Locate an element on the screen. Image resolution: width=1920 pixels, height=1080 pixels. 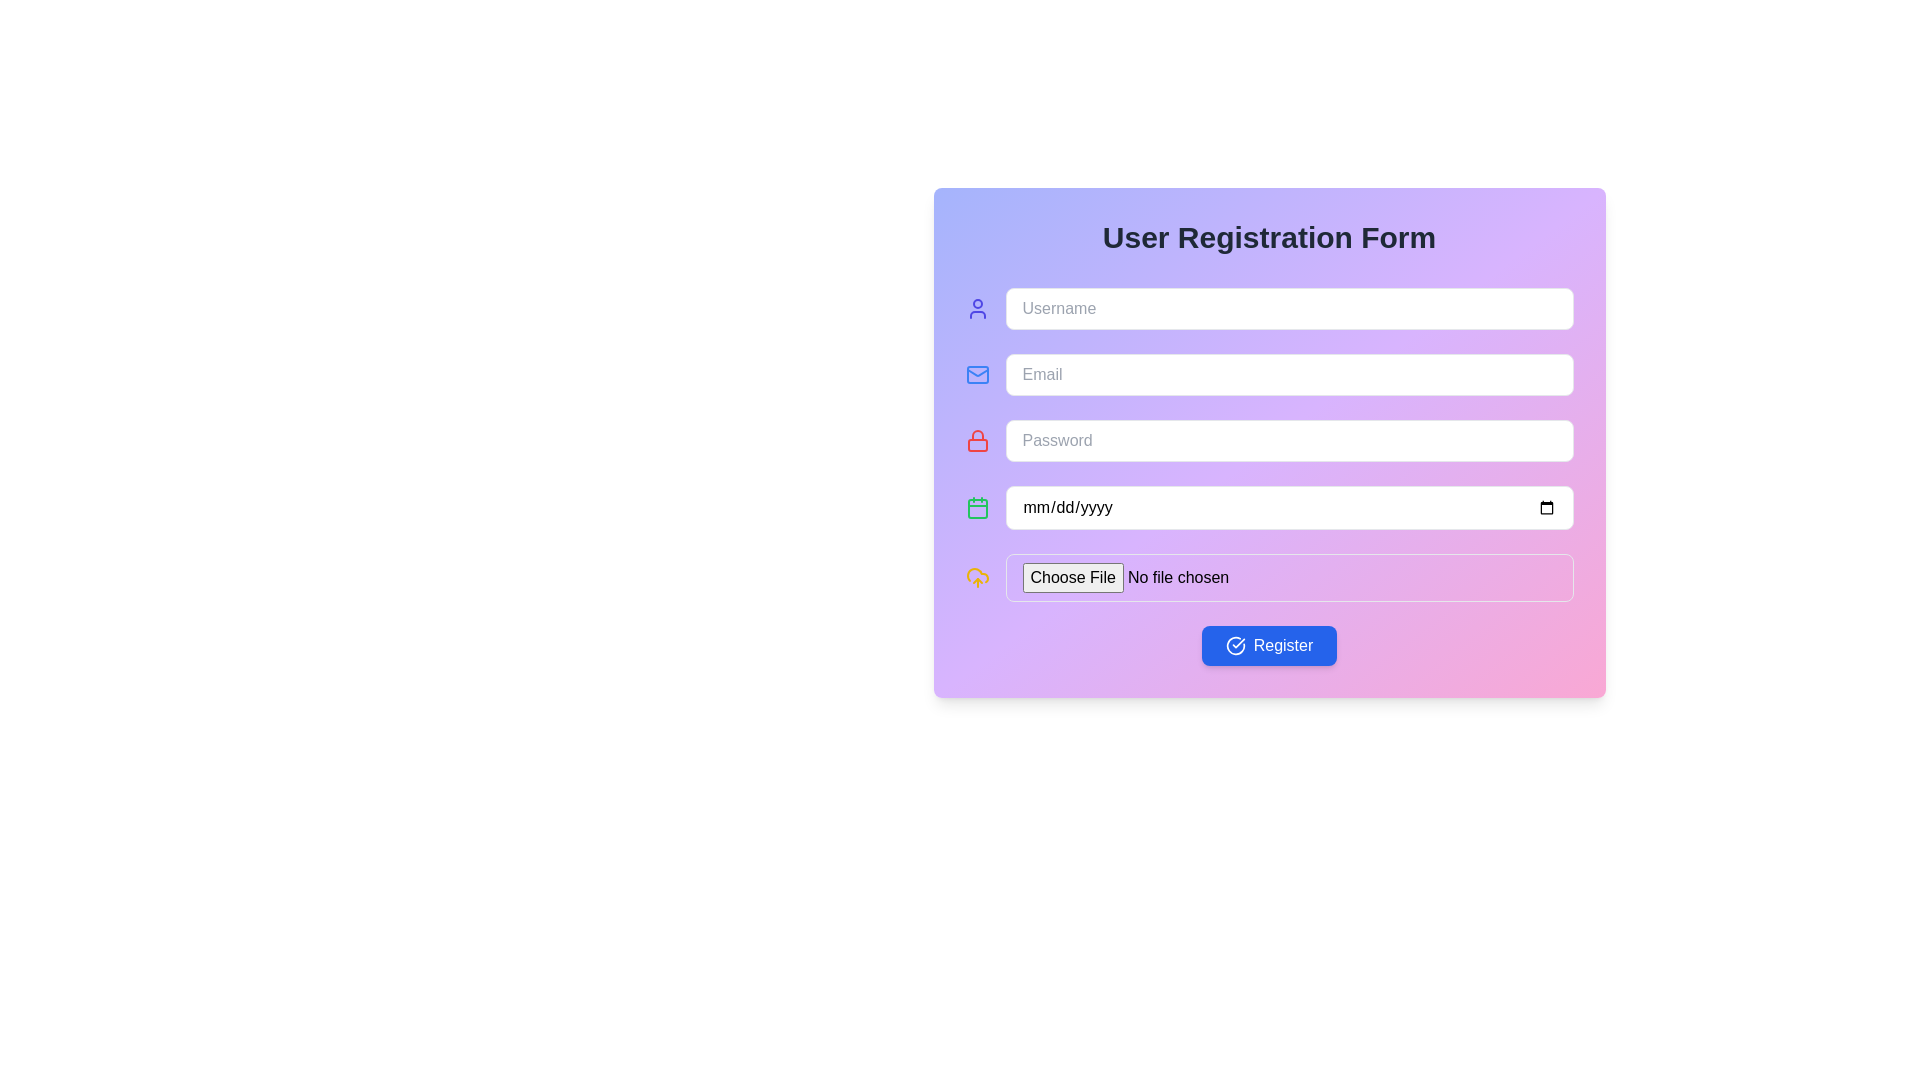
properties of the lower part of the lock icon represented as a rounded rectangle in the SVG, located to the left of the 'Password' input field is located at coordinates (977, 444).